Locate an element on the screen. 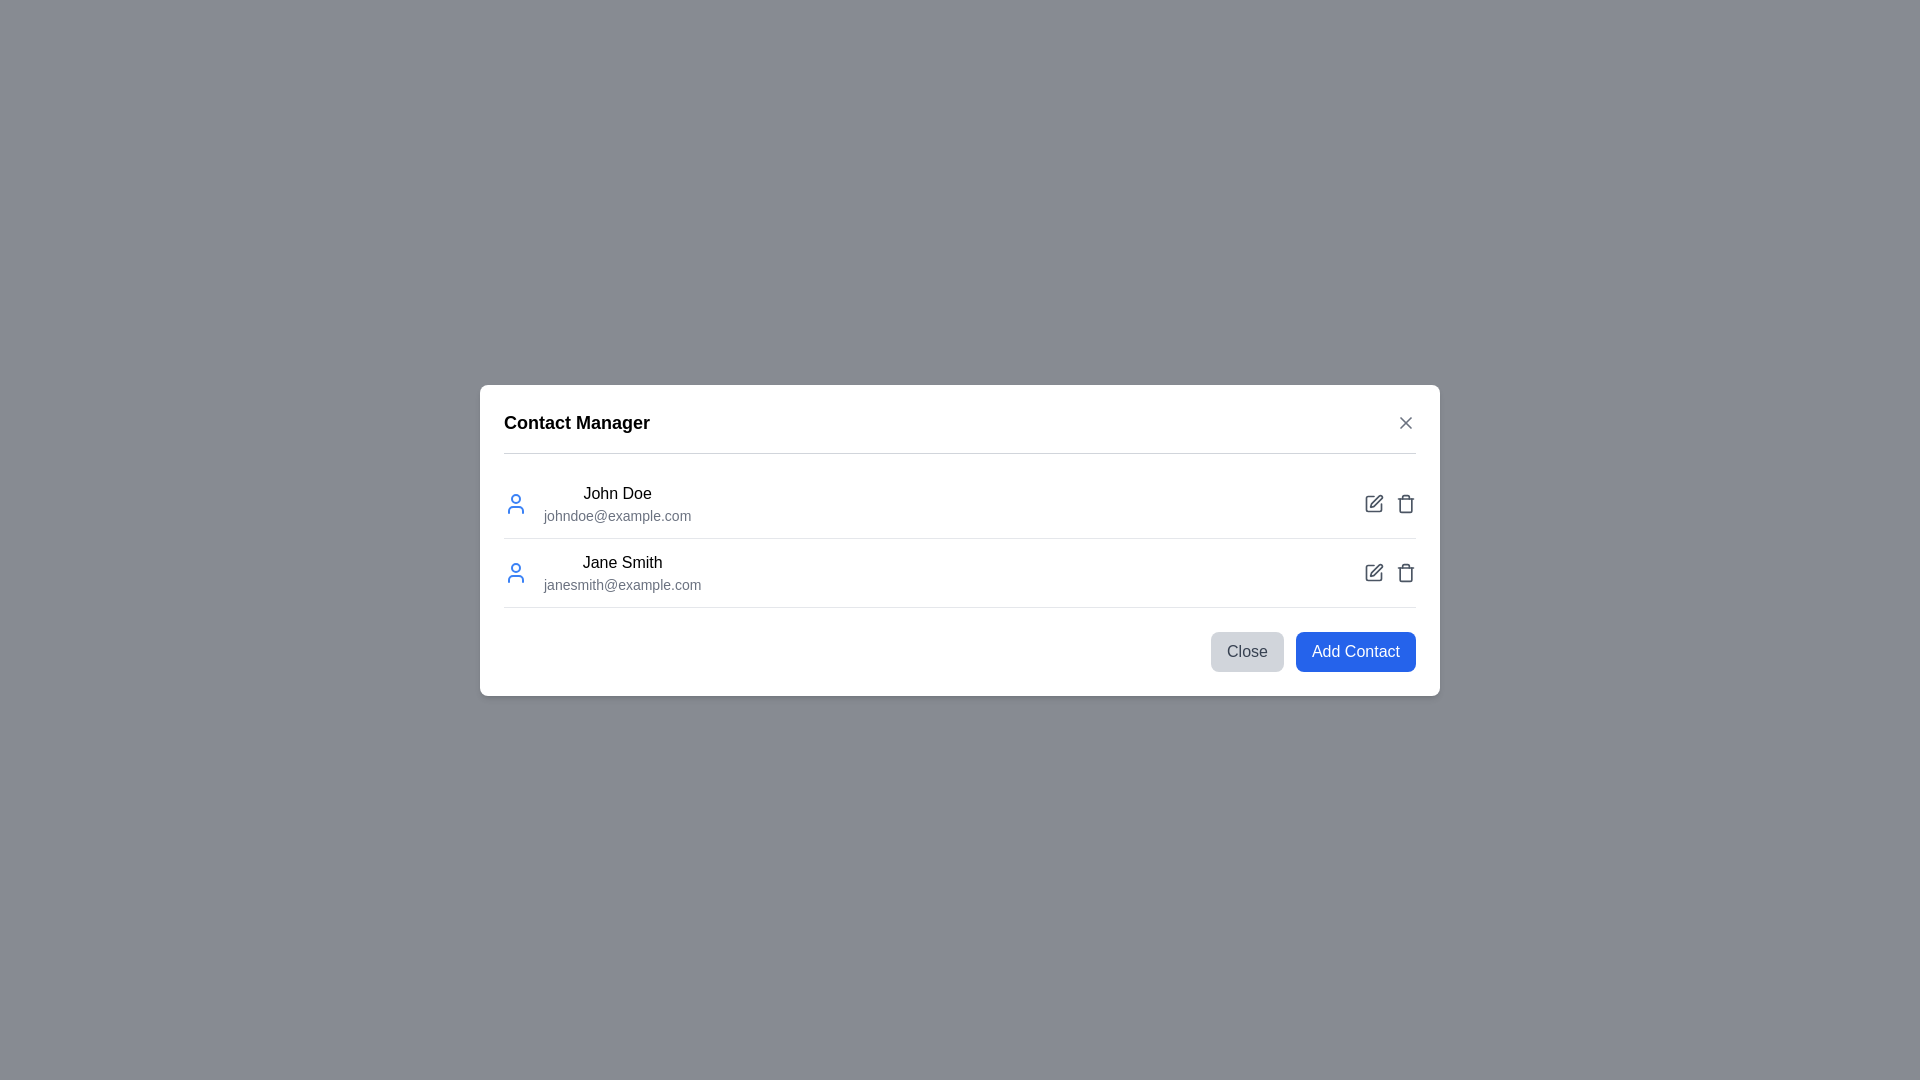 Image resolution: width=1920 pixels, height=1080 pixels. the delete button located in the second row of the contact list, which is aligned with the details of 'Jane Smith' is located at coordinates (1405, 501).